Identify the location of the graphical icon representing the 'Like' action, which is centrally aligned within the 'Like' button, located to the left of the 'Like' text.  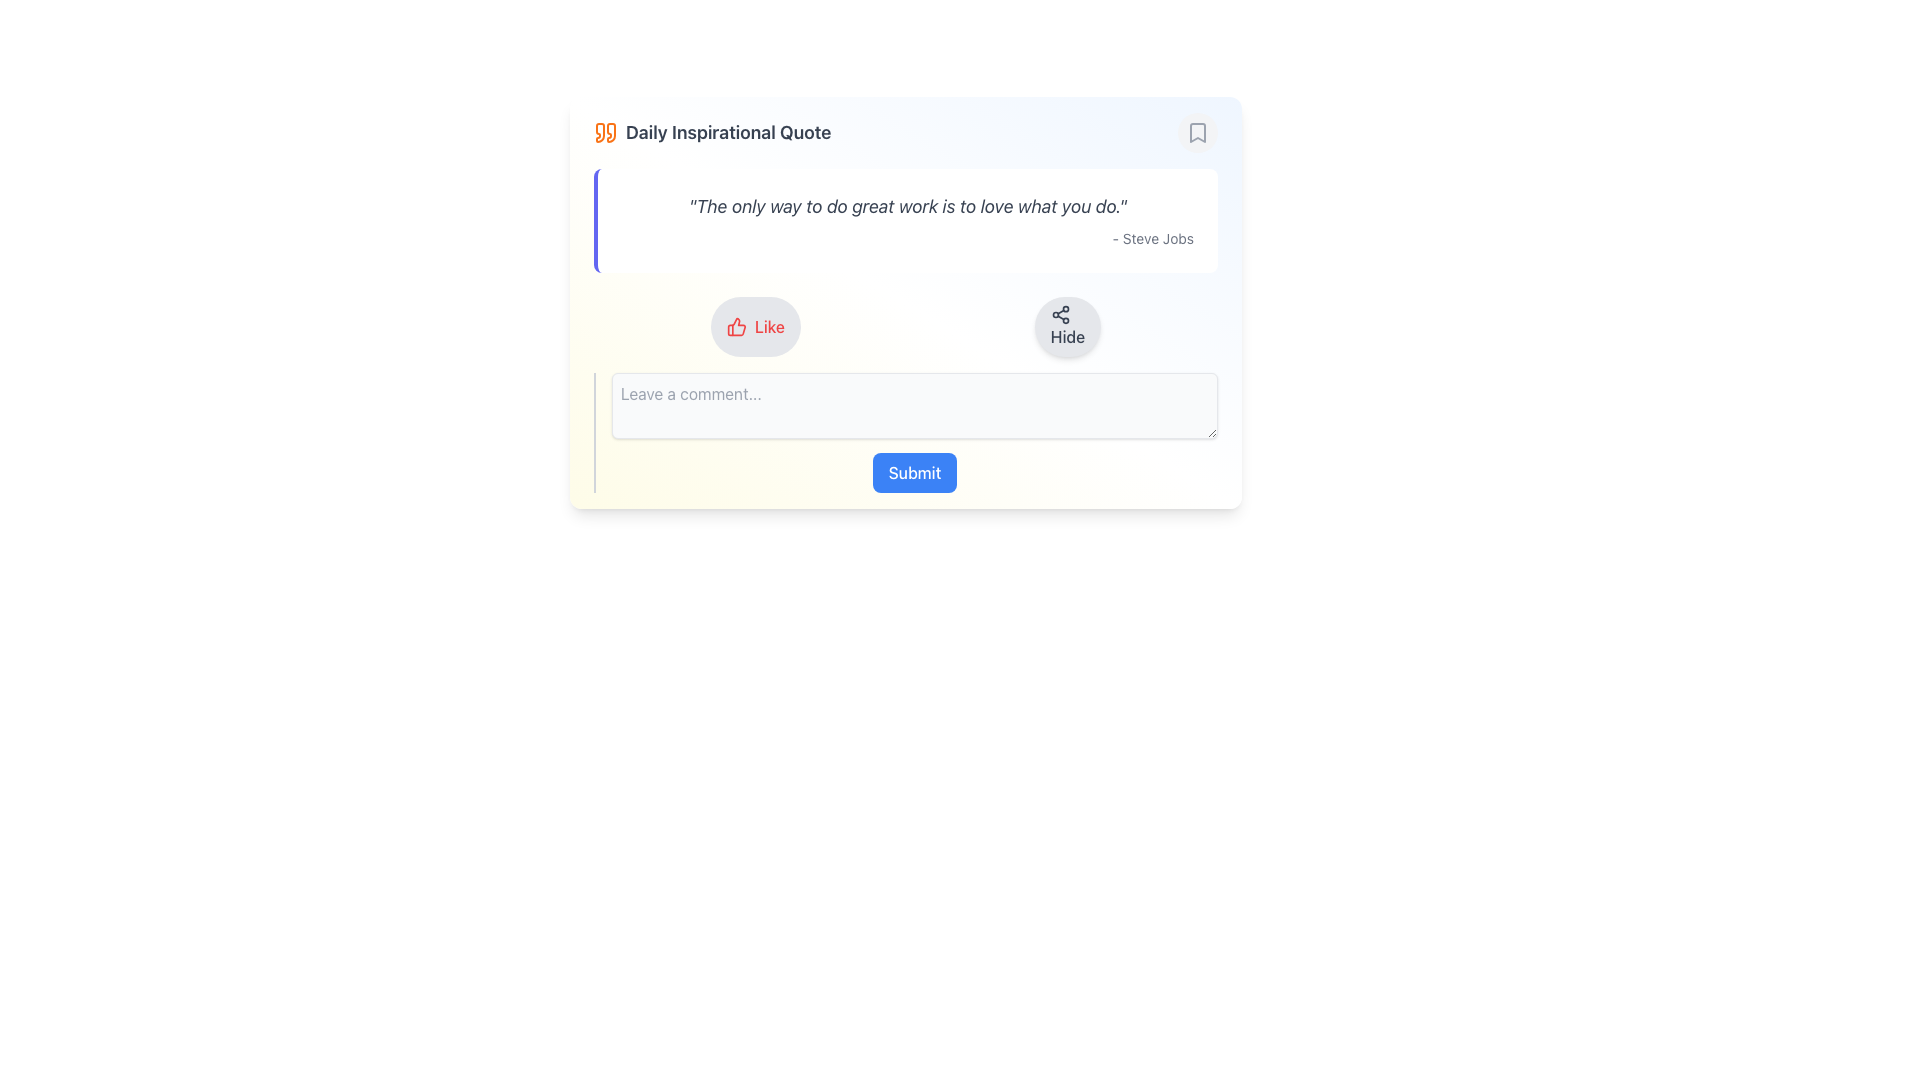
(735, 326).